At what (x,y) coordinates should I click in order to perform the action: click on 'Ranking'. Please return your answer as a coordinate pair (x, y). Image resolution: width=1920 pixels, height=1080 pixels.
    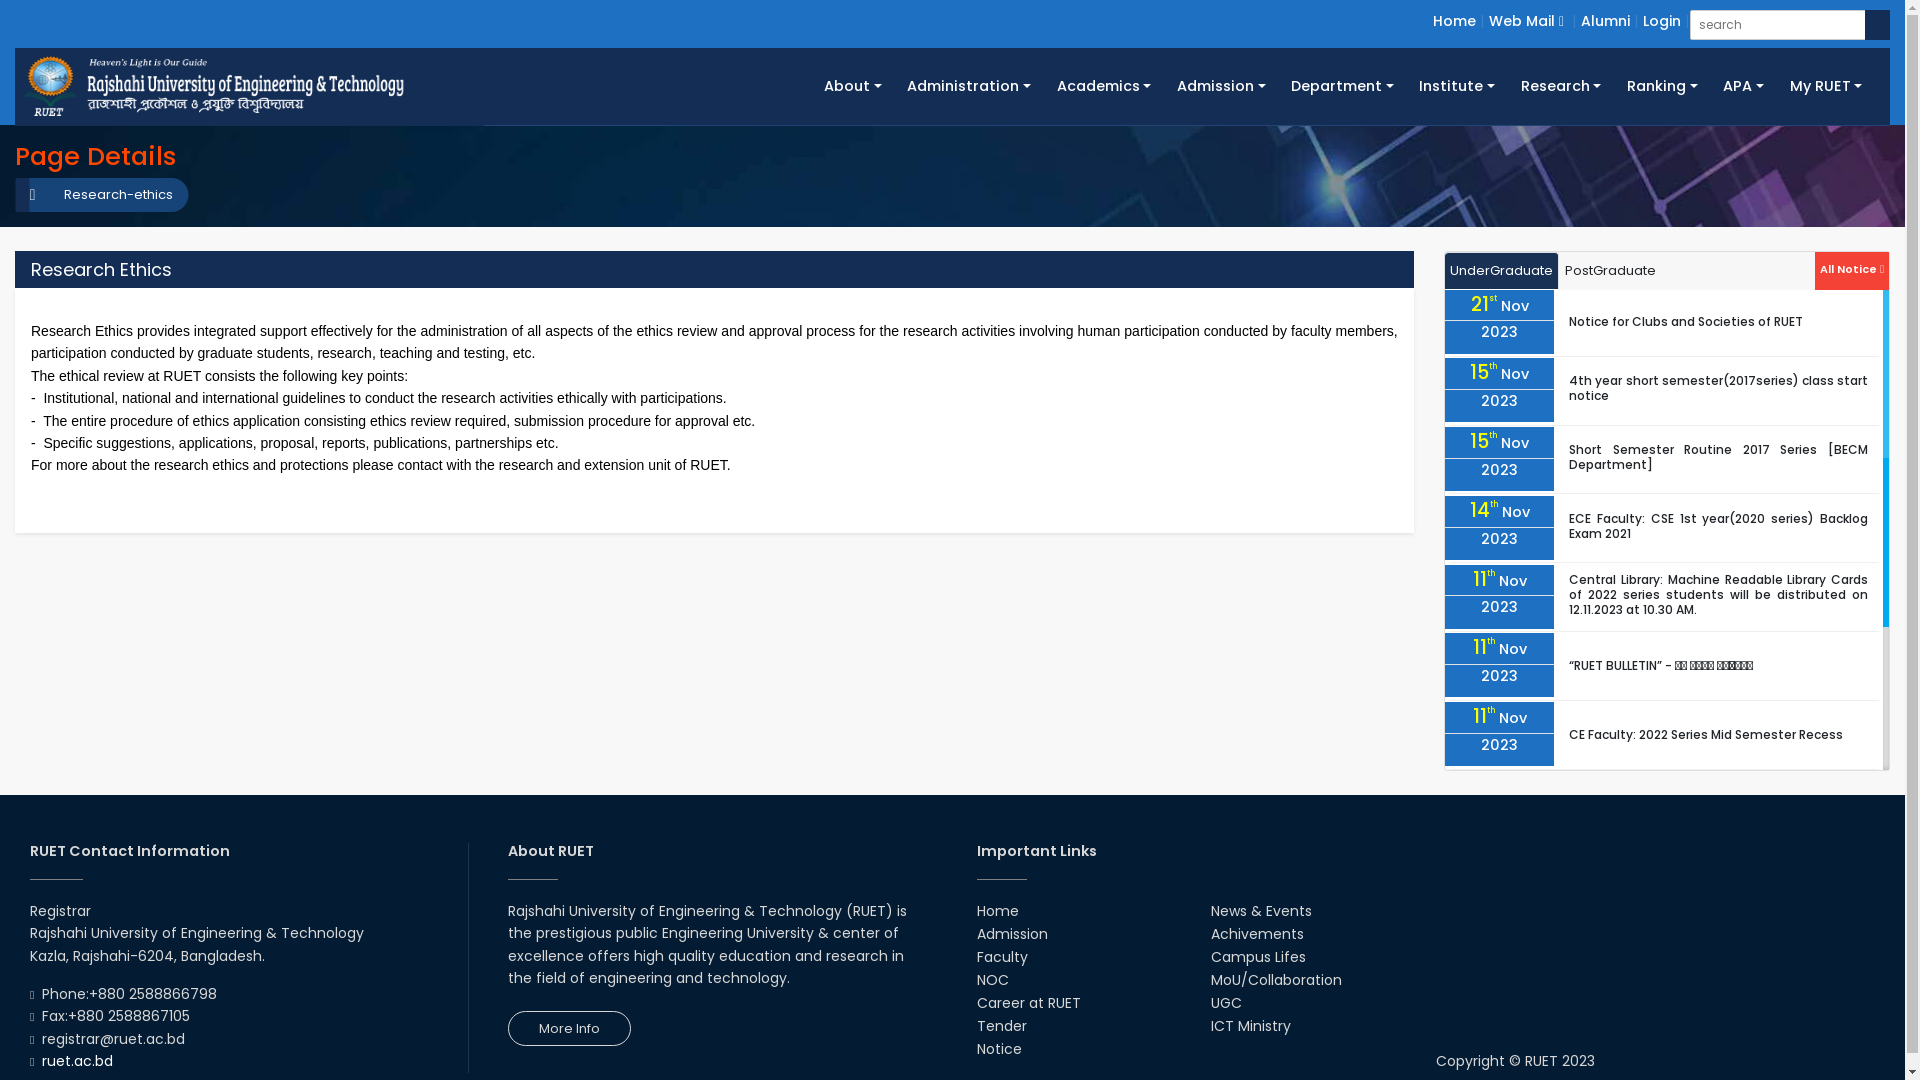
    Looking at the image, I should click on (1661, 85).